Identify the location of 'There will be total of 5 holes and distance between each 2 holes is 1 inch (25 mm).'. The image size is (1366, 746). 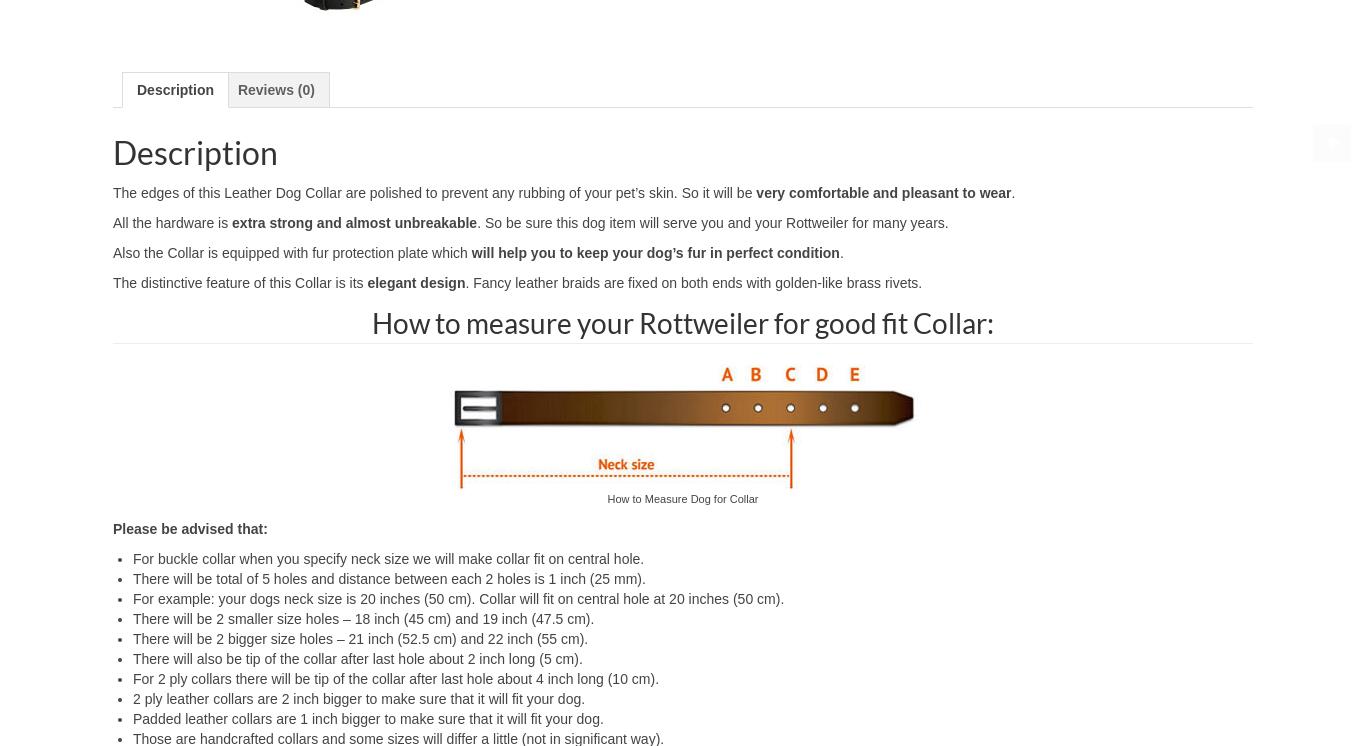
(388, 577).